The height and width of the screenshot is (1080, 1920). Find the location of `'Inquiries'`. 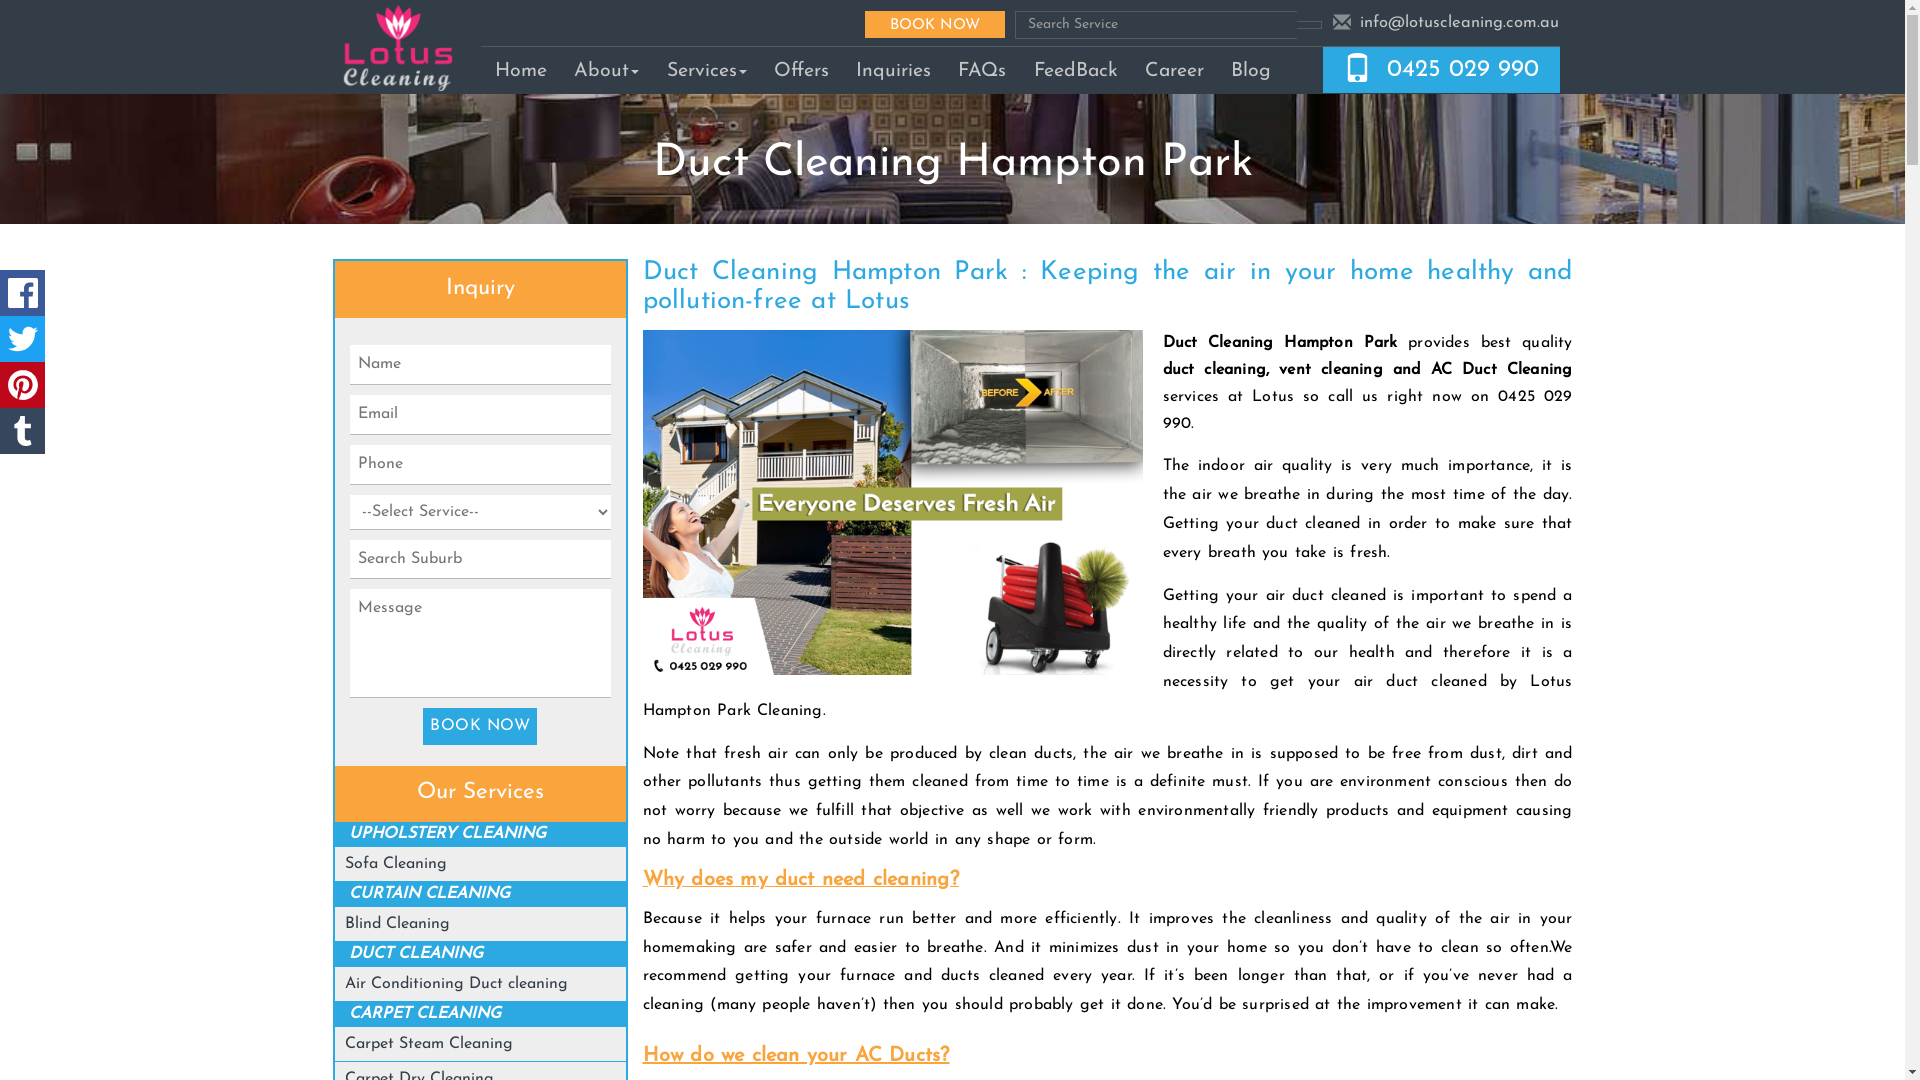

'Inquiries' is located at coordinates (891, 69).